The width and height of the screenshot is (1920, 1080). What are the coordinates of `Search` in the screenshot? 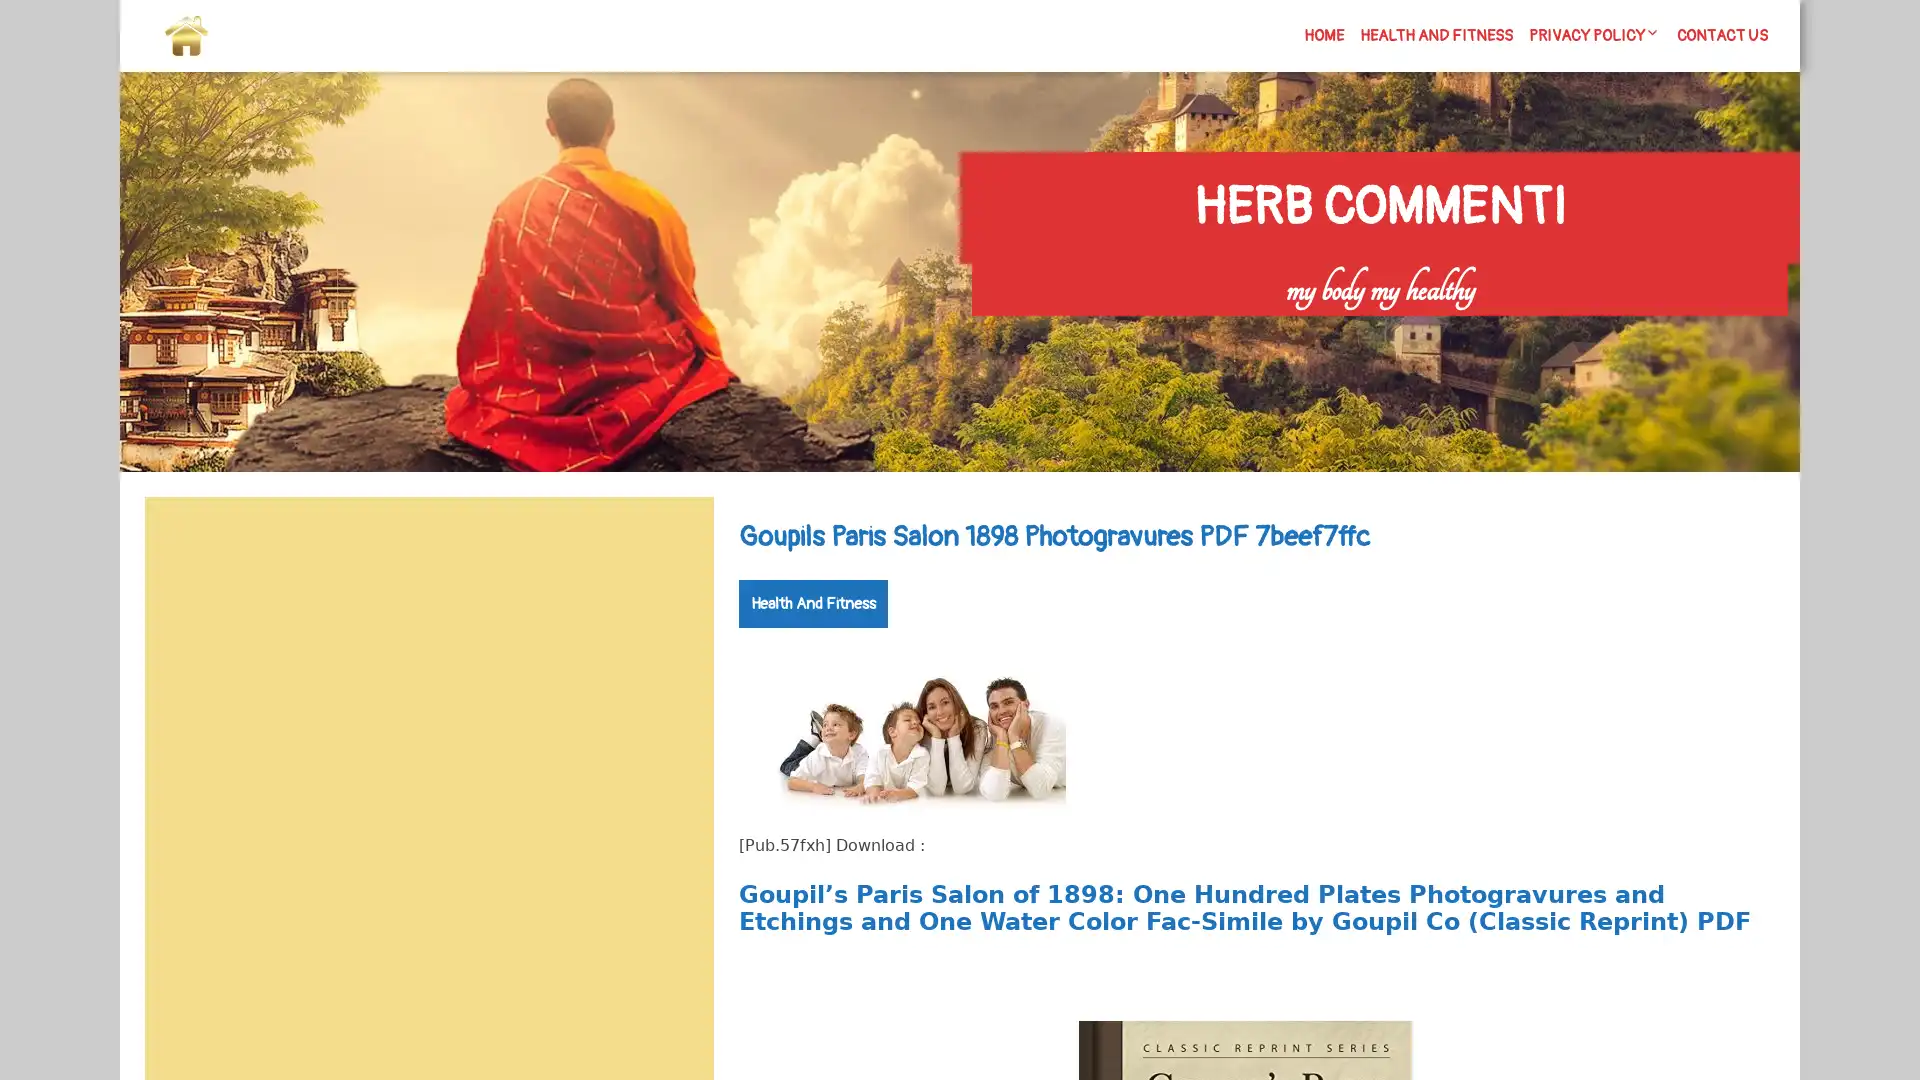 It's located at (667, 545).